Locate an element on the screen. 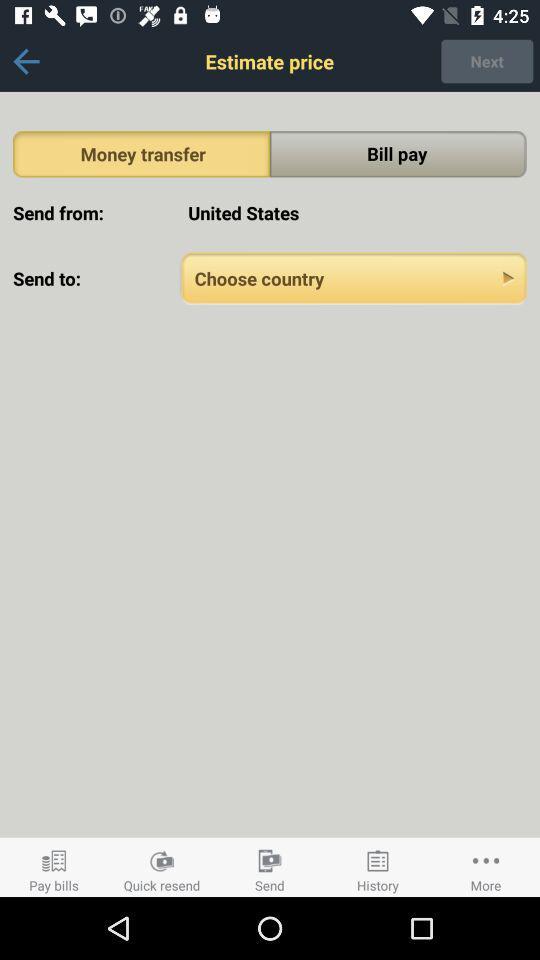 The image size is (540, 960). the item next to the estimate price item is located at coordinates (486, 61).